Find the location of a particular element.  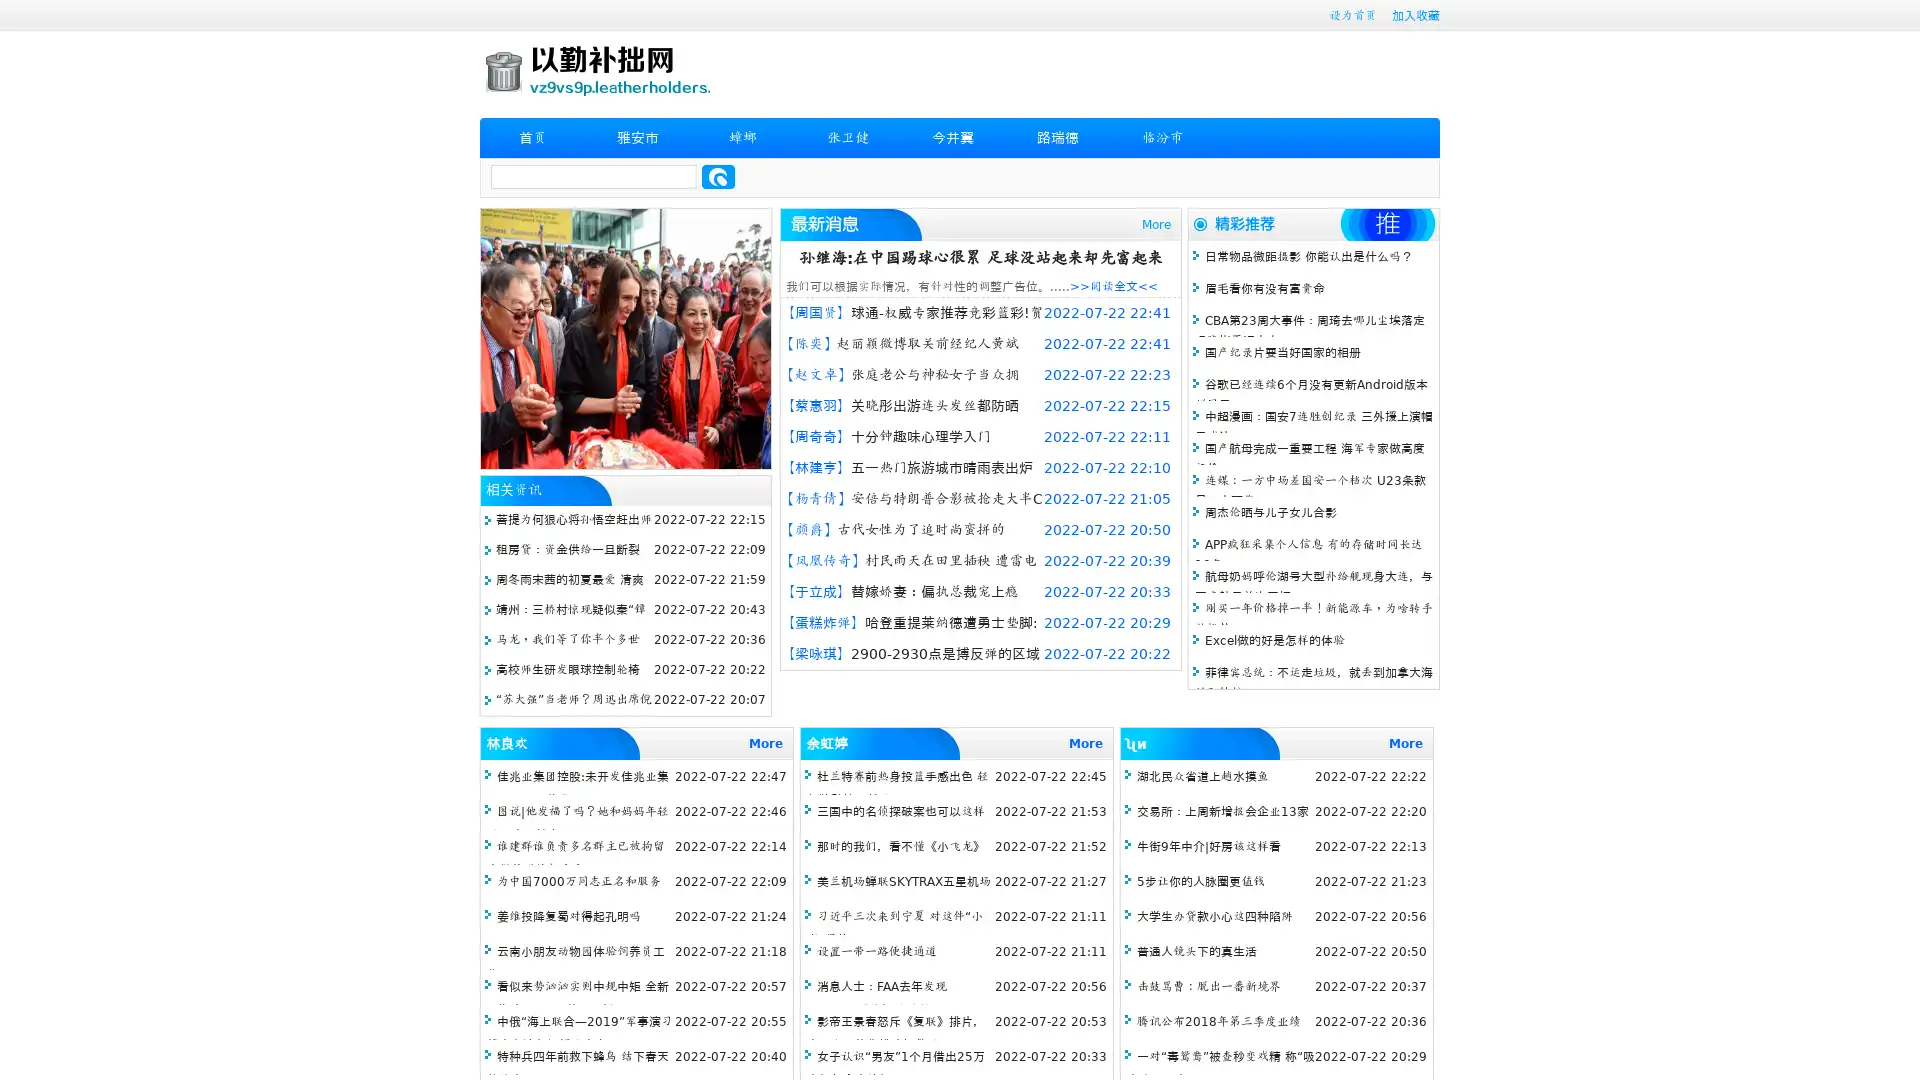

Search is located at coordinates (718, 176).